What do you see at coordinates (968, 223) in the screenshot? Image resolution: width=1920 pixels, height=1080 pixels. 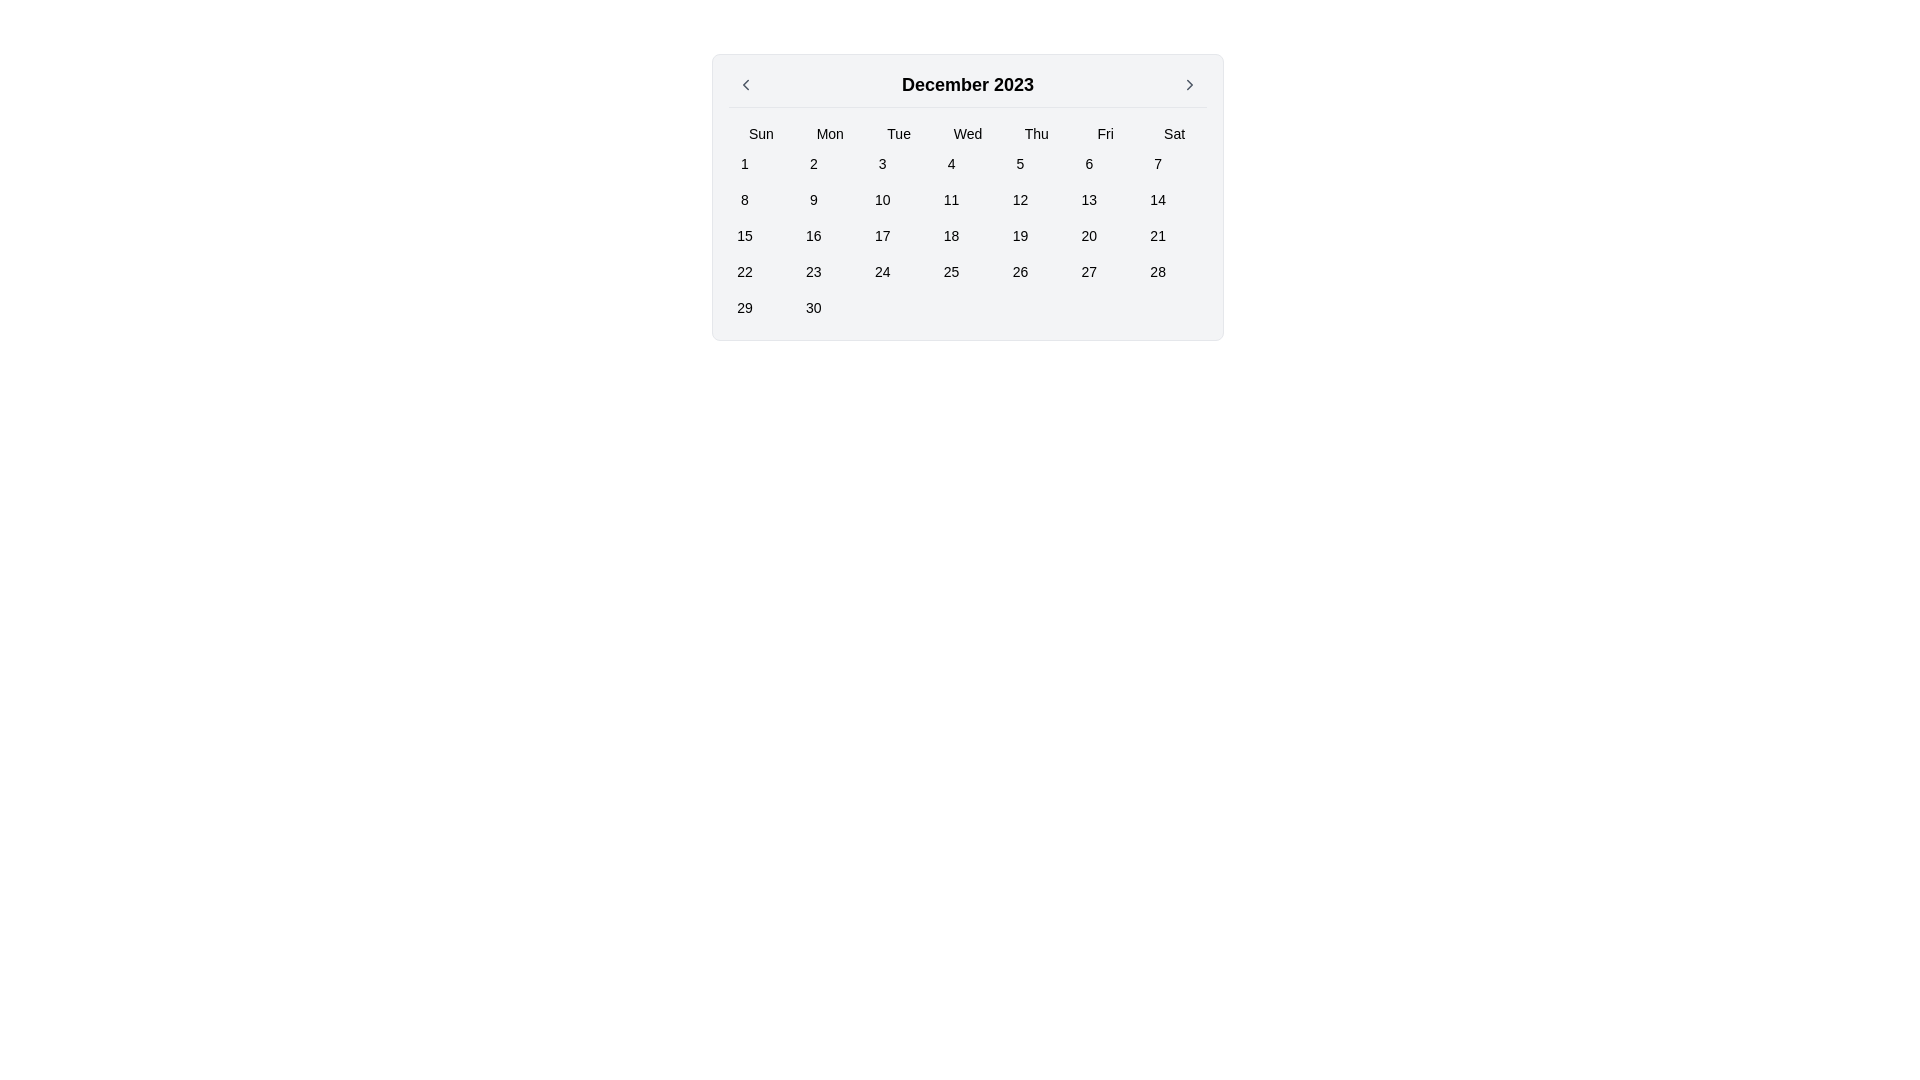 I see `a specific day in the calendar grid layout displaying the days of December 2023` at bounding box center [968, 223].